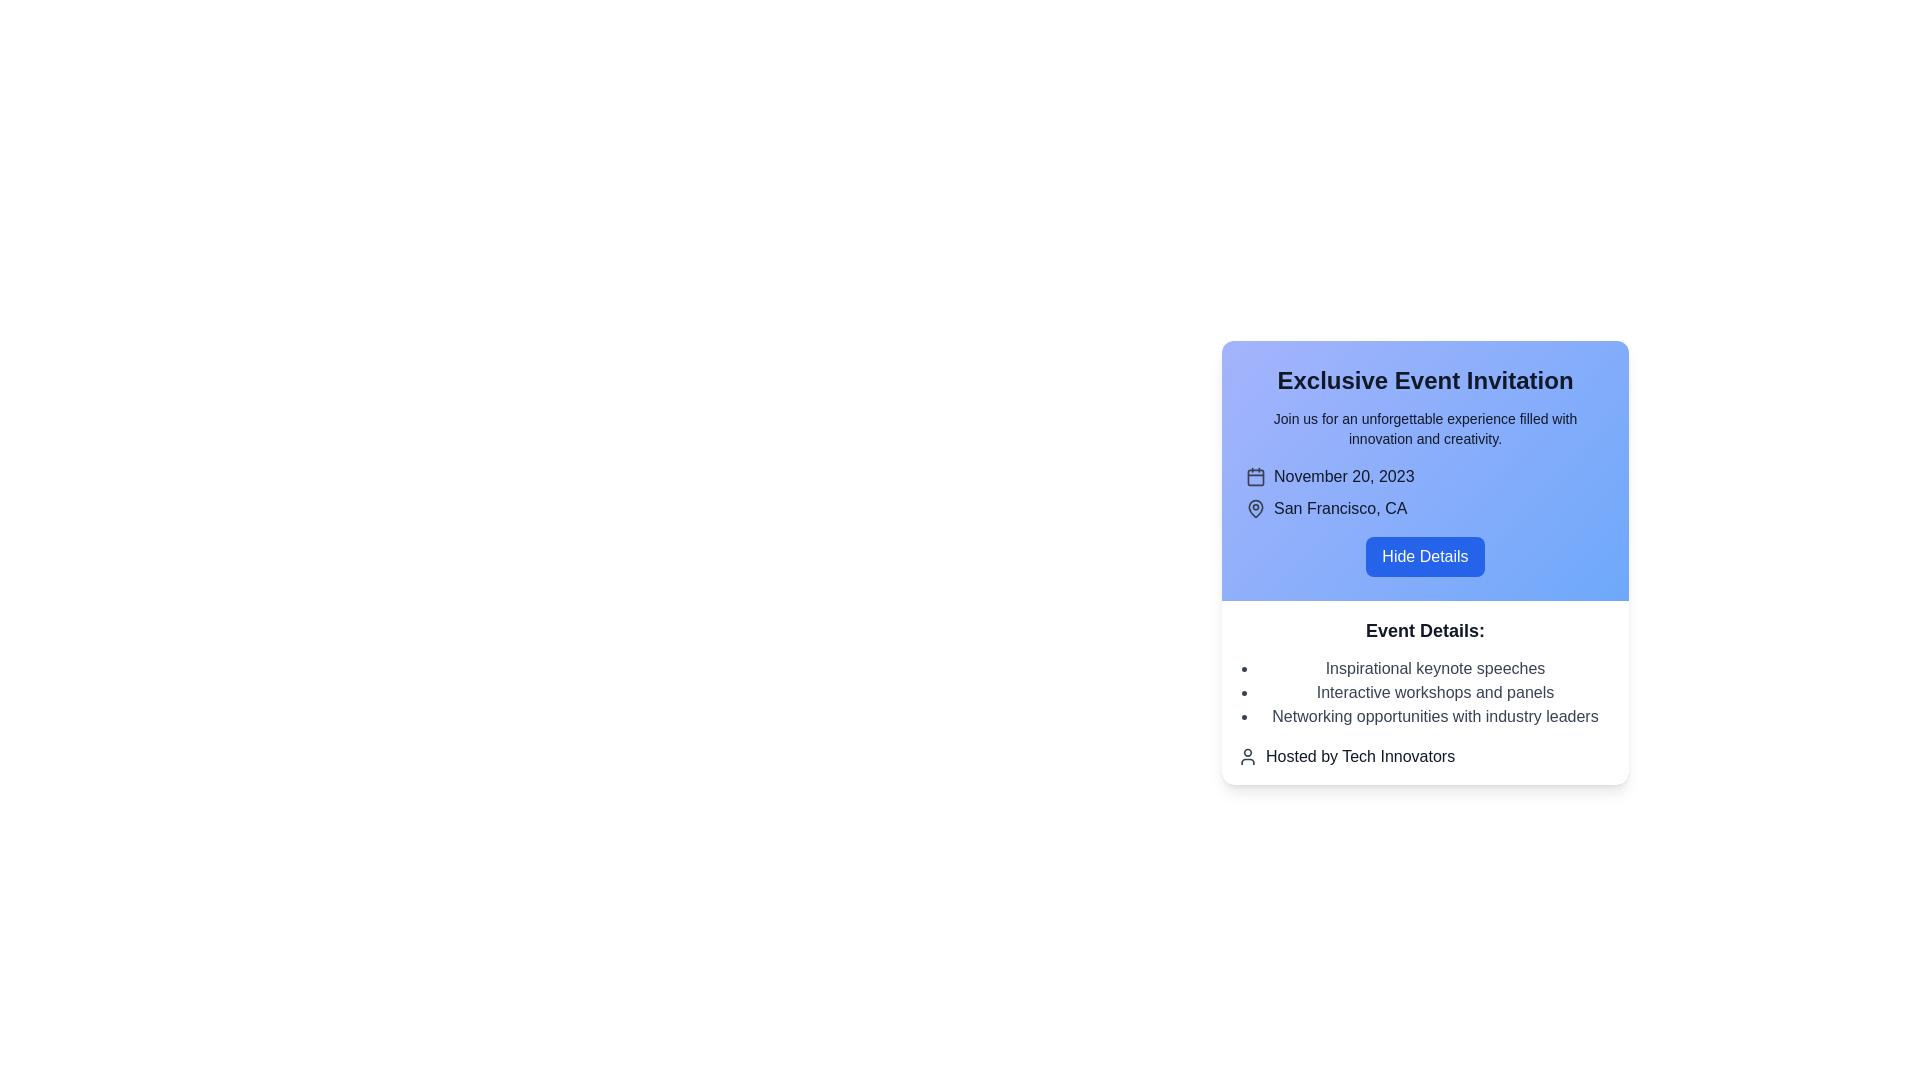  I want to click on the user profile icon, which is a grayish circular head atop an oval torso, located in the bottom-left section of the card before the text 'Hosted by Tech Innovators.', so click(1247, 756).